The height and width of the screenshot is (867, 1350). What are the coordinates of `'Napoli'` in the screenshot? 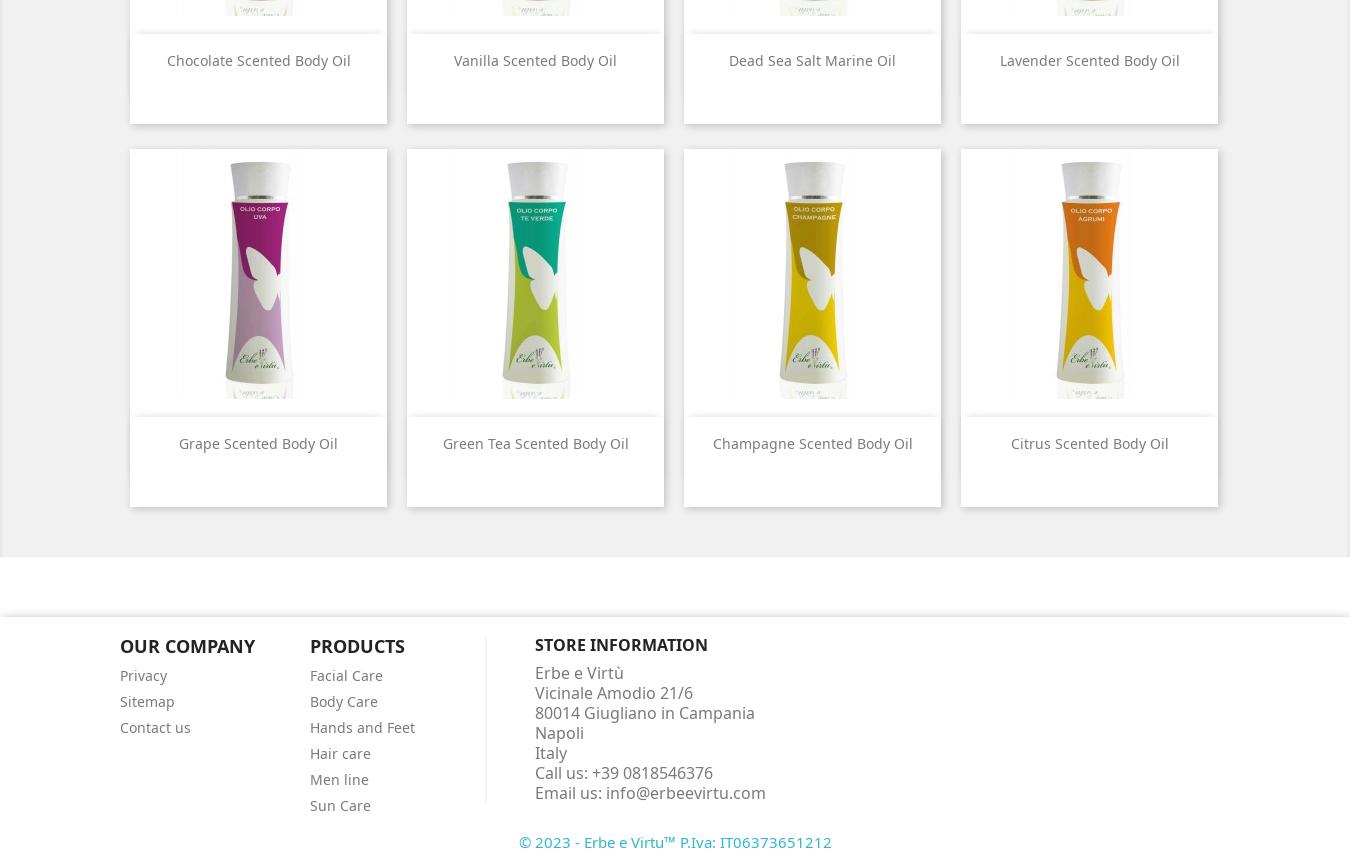 It's located at (557, 731).